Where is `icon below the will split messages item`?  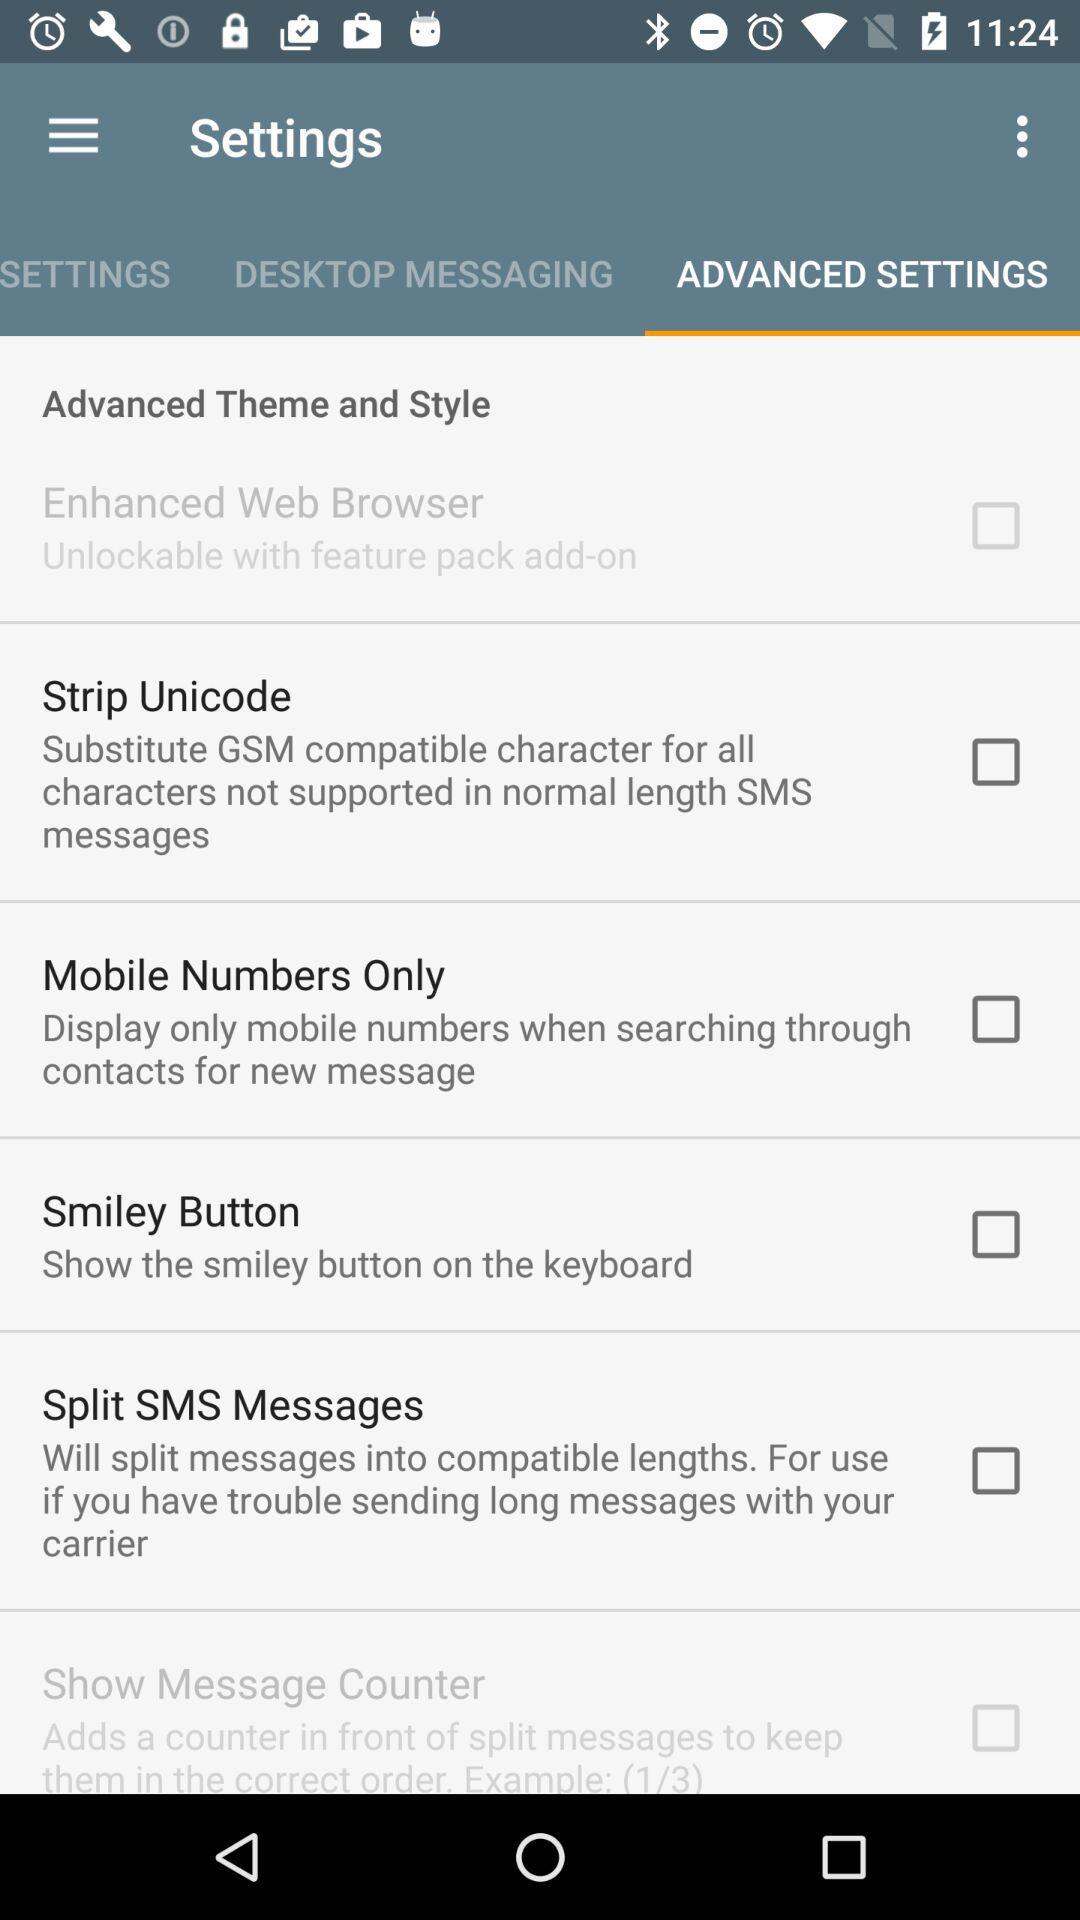 icon below the will split messages item is located at coordinates (262, 1681).